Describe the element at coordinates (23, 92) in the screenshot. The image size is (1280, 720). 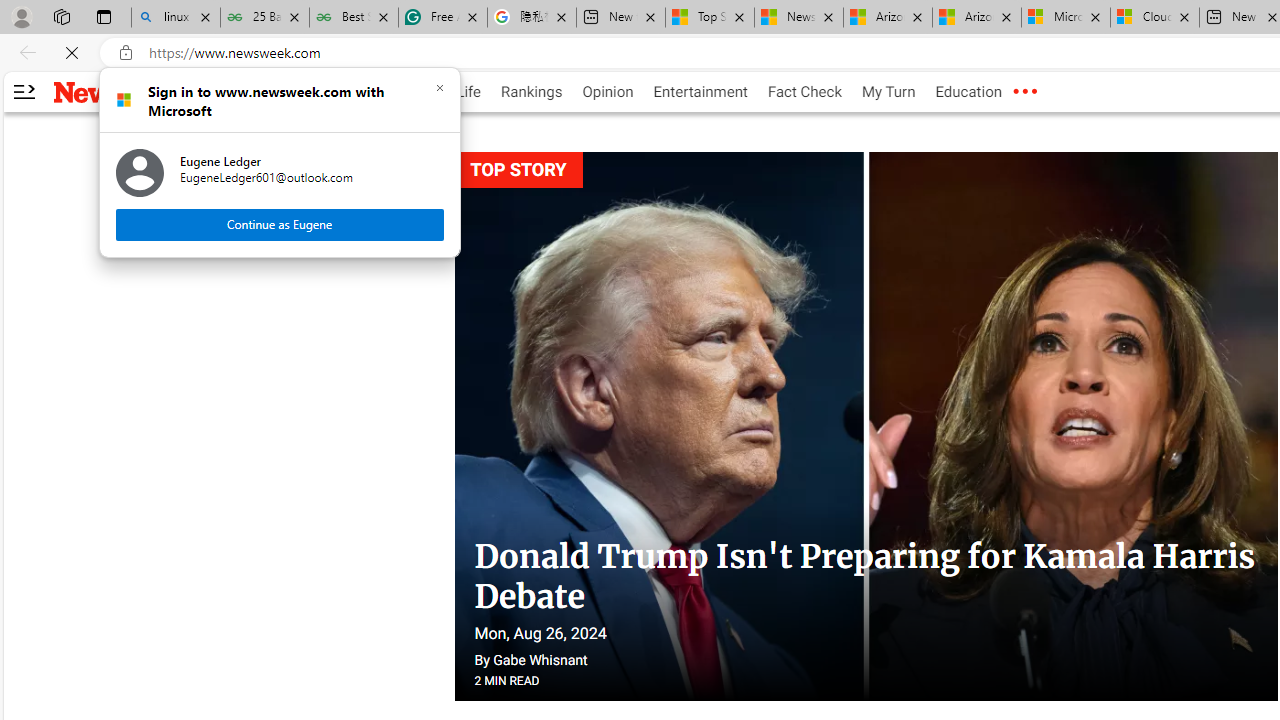
I see `'AutomationID: side-arrow'` at that location.